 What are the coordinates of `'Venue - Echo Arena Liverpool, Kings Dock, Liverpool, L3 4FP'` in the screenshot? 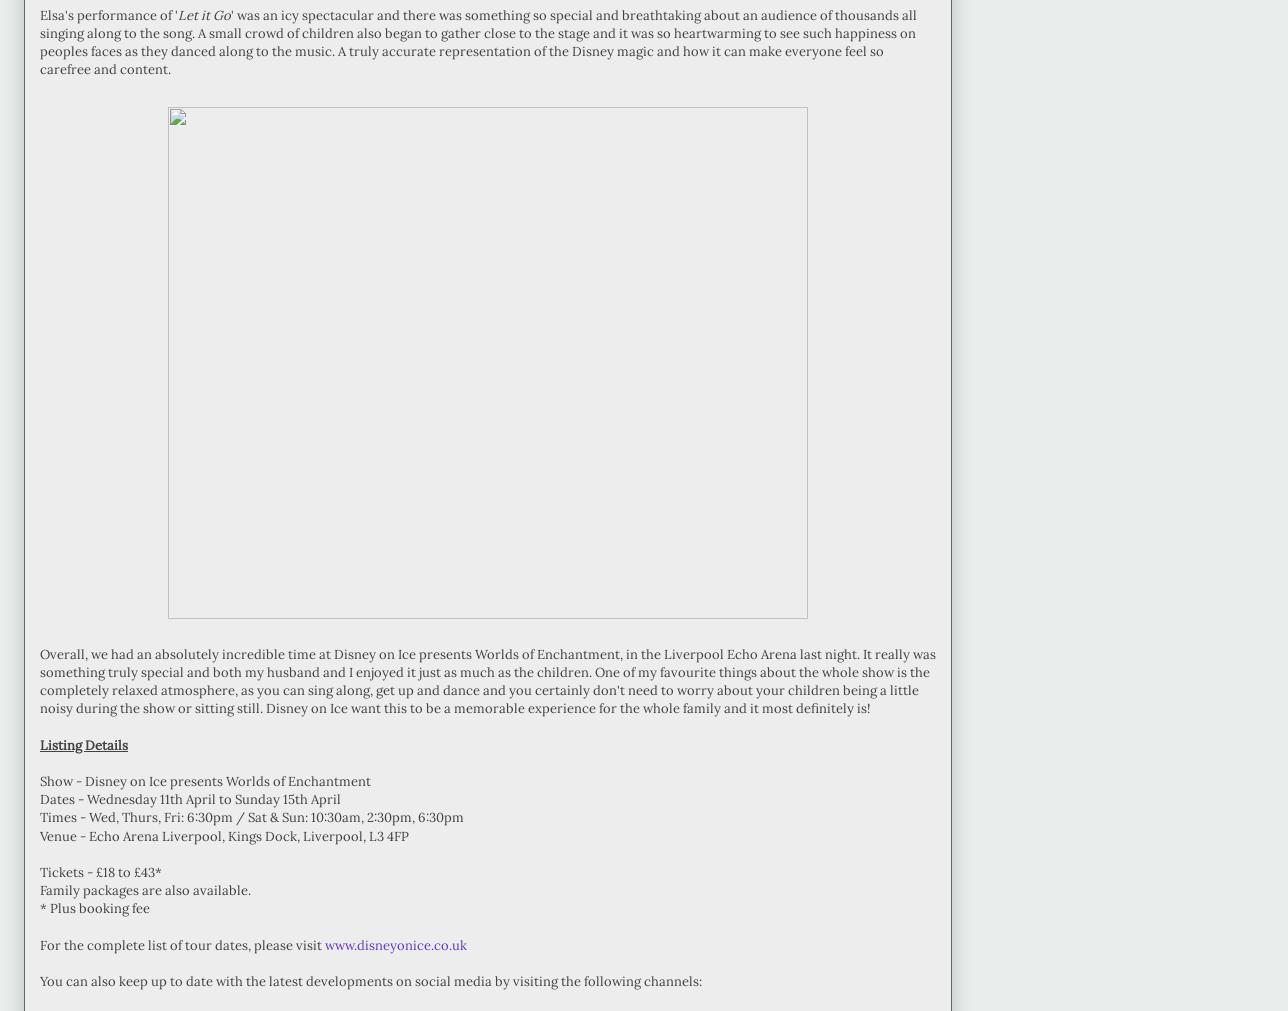 It's located at (40, 834).